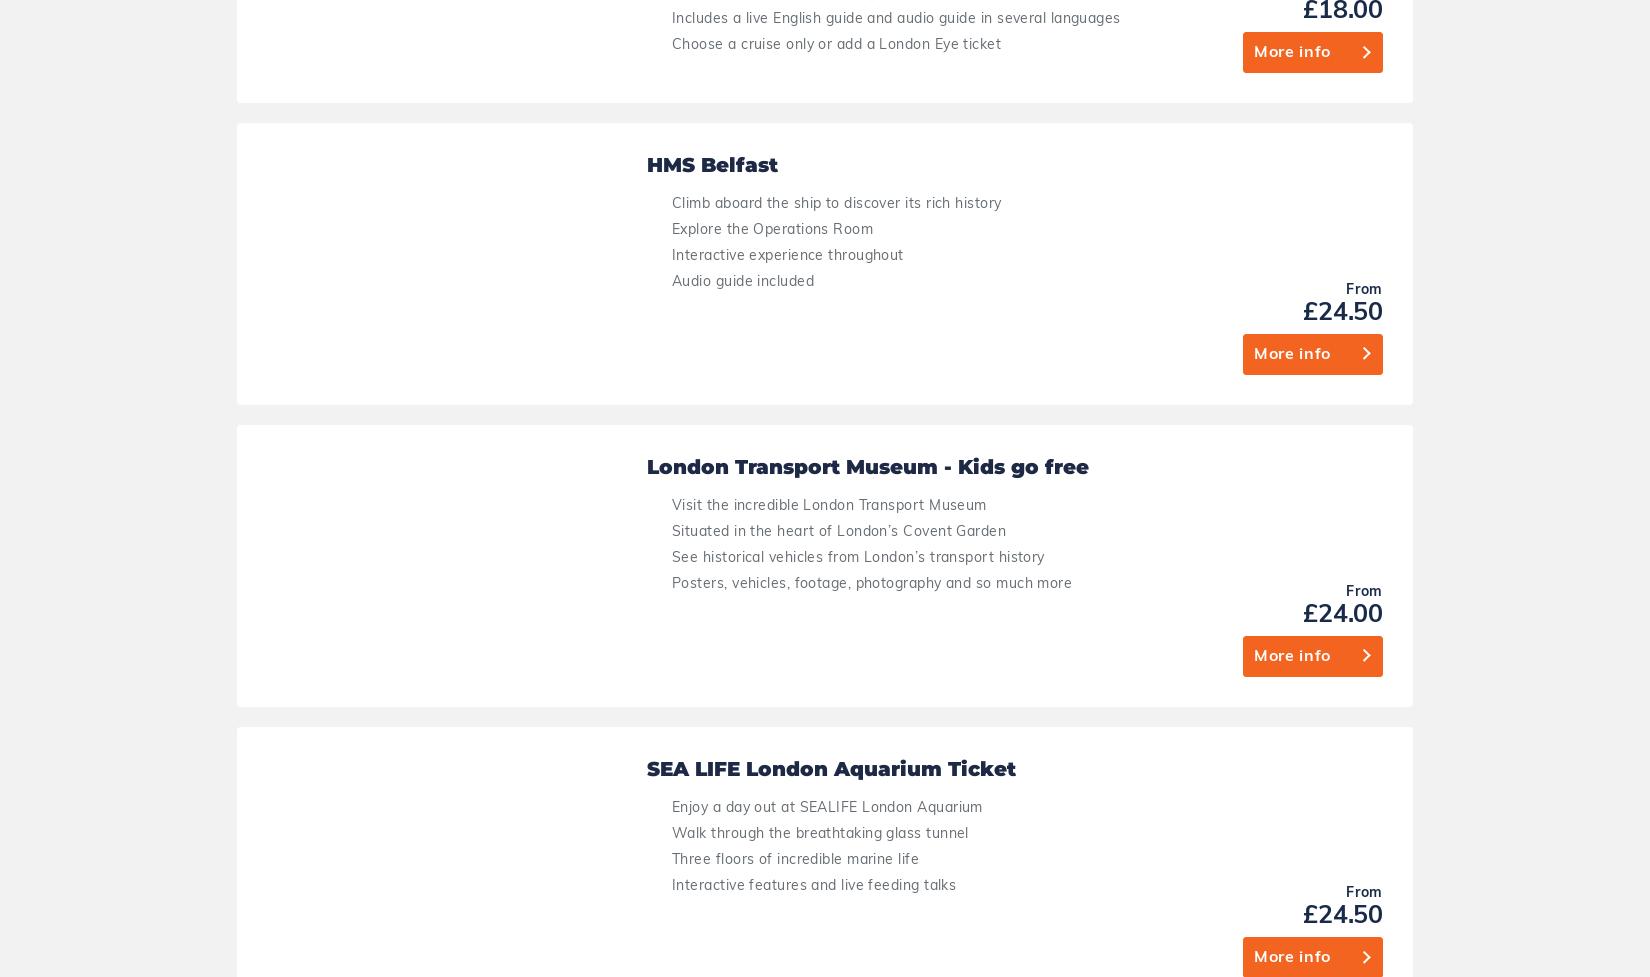 The image size is (1650, 977). I want to click on 'Meet Shrek & friends at DREAMWORKS Shrek’s Adventure', so click(874, 423).